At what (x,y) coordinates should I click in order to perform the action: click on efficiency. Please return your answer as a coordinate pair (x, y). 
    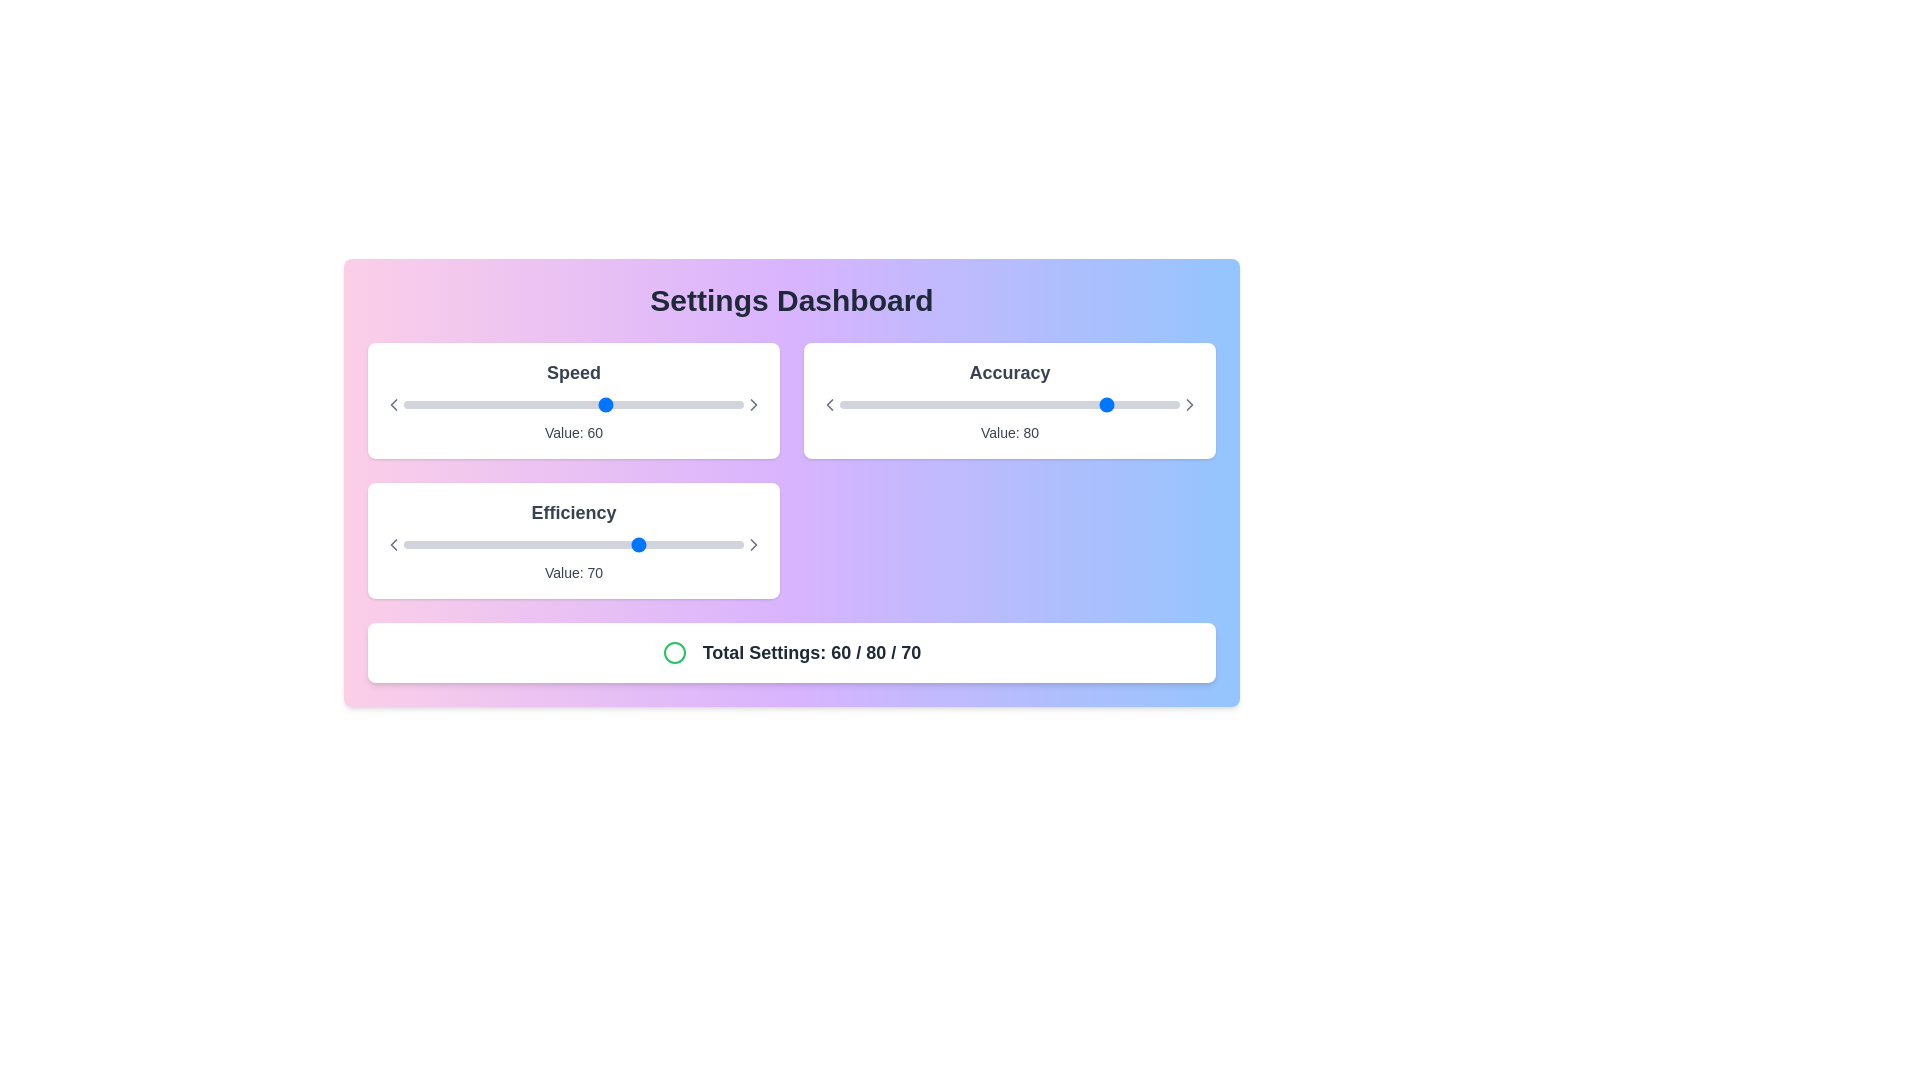
    Looking at the image, I should click on (450, 544).